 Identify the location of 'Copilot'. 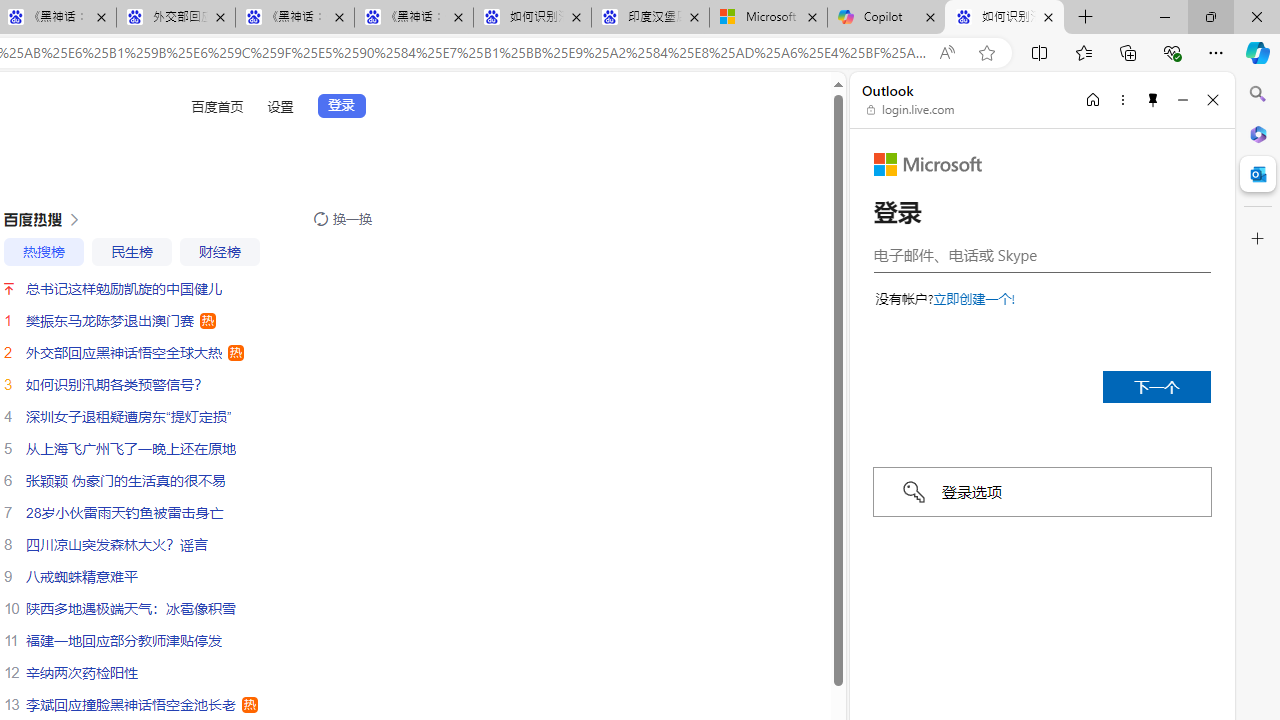
(885, 17).